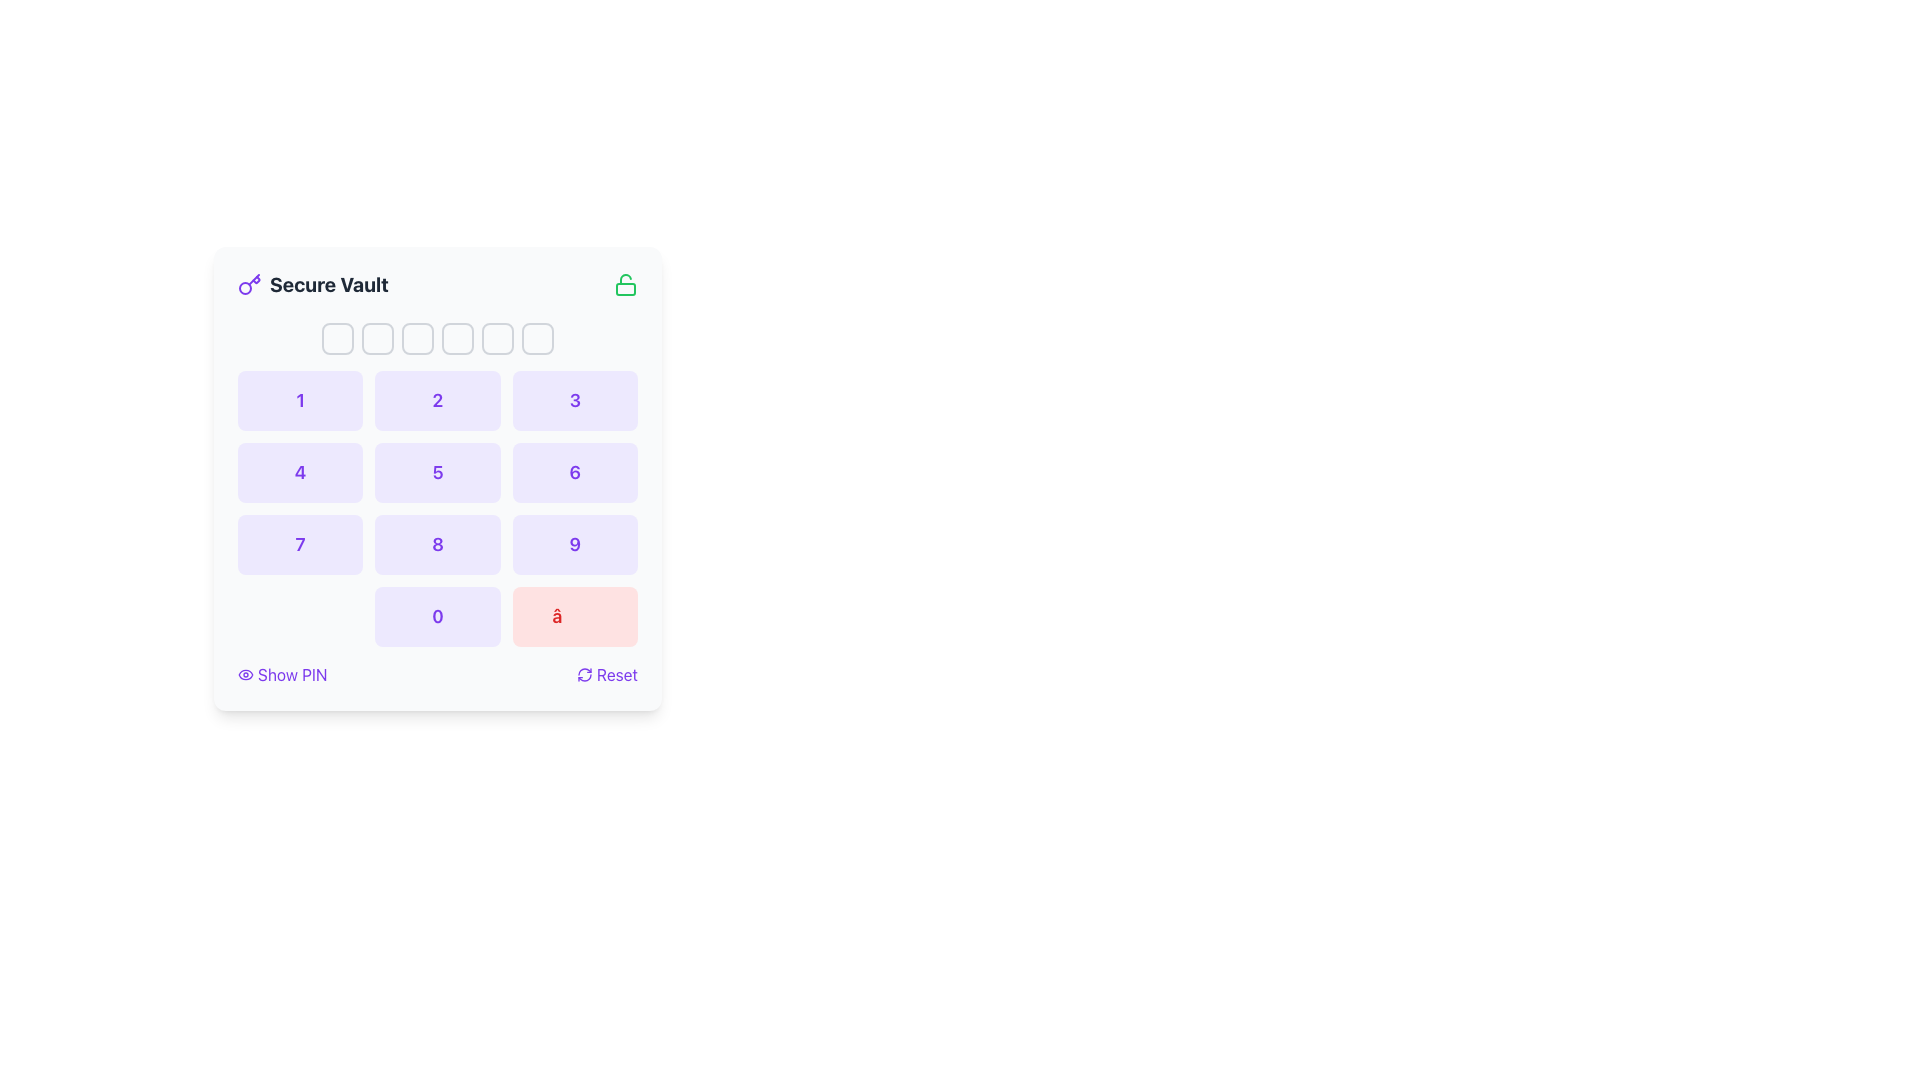  I want to click on the numeric keypad button labeled '8' to input the number, so click(436, 544).